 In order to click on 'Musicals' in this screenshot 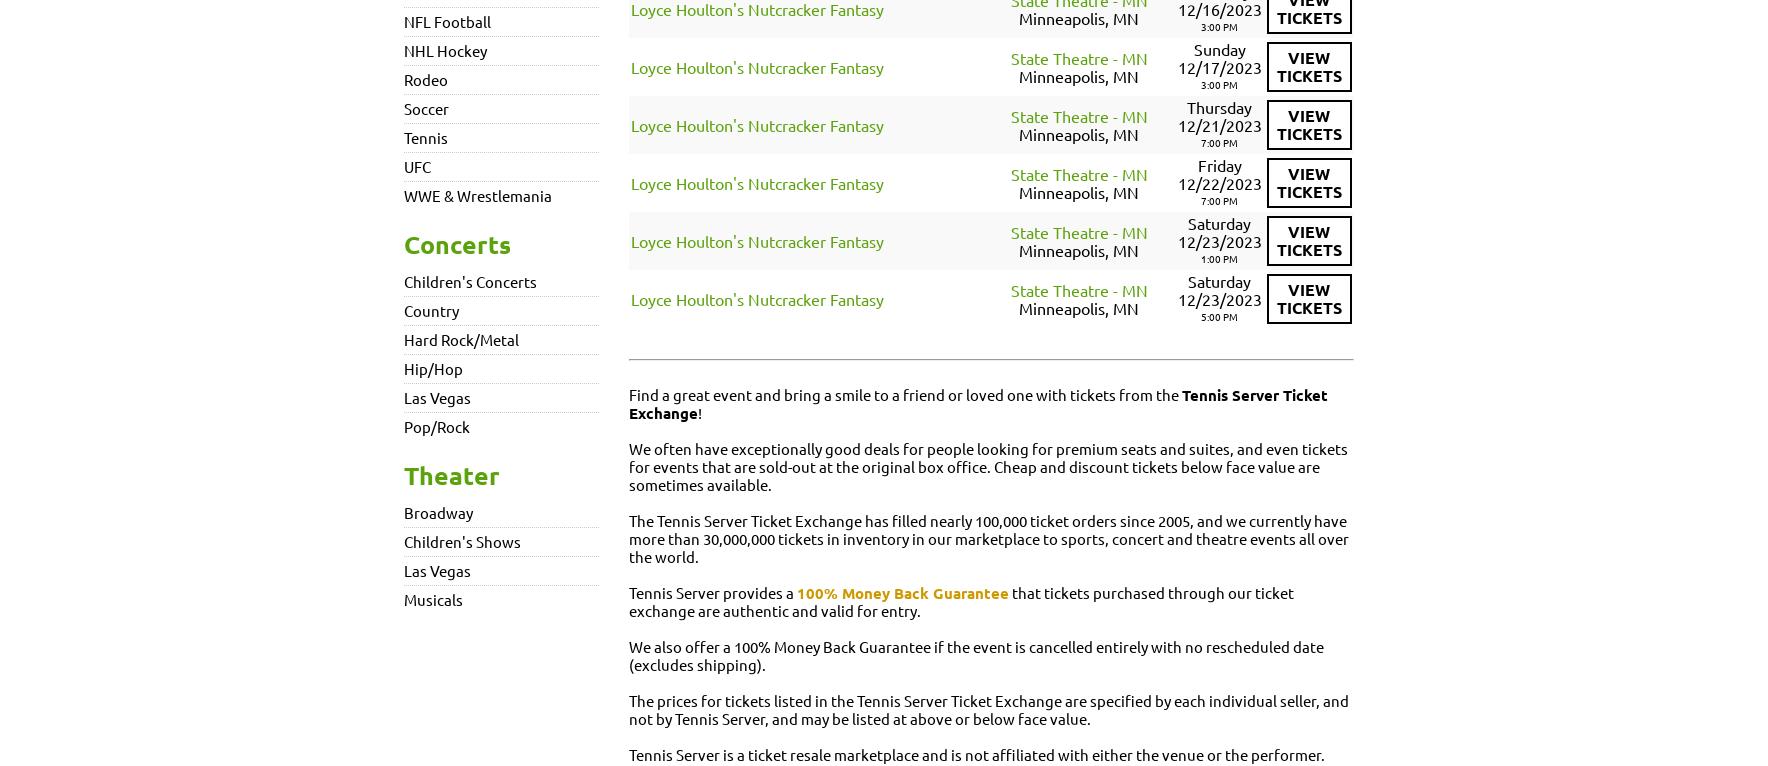, I will do `click(433, 599)`.